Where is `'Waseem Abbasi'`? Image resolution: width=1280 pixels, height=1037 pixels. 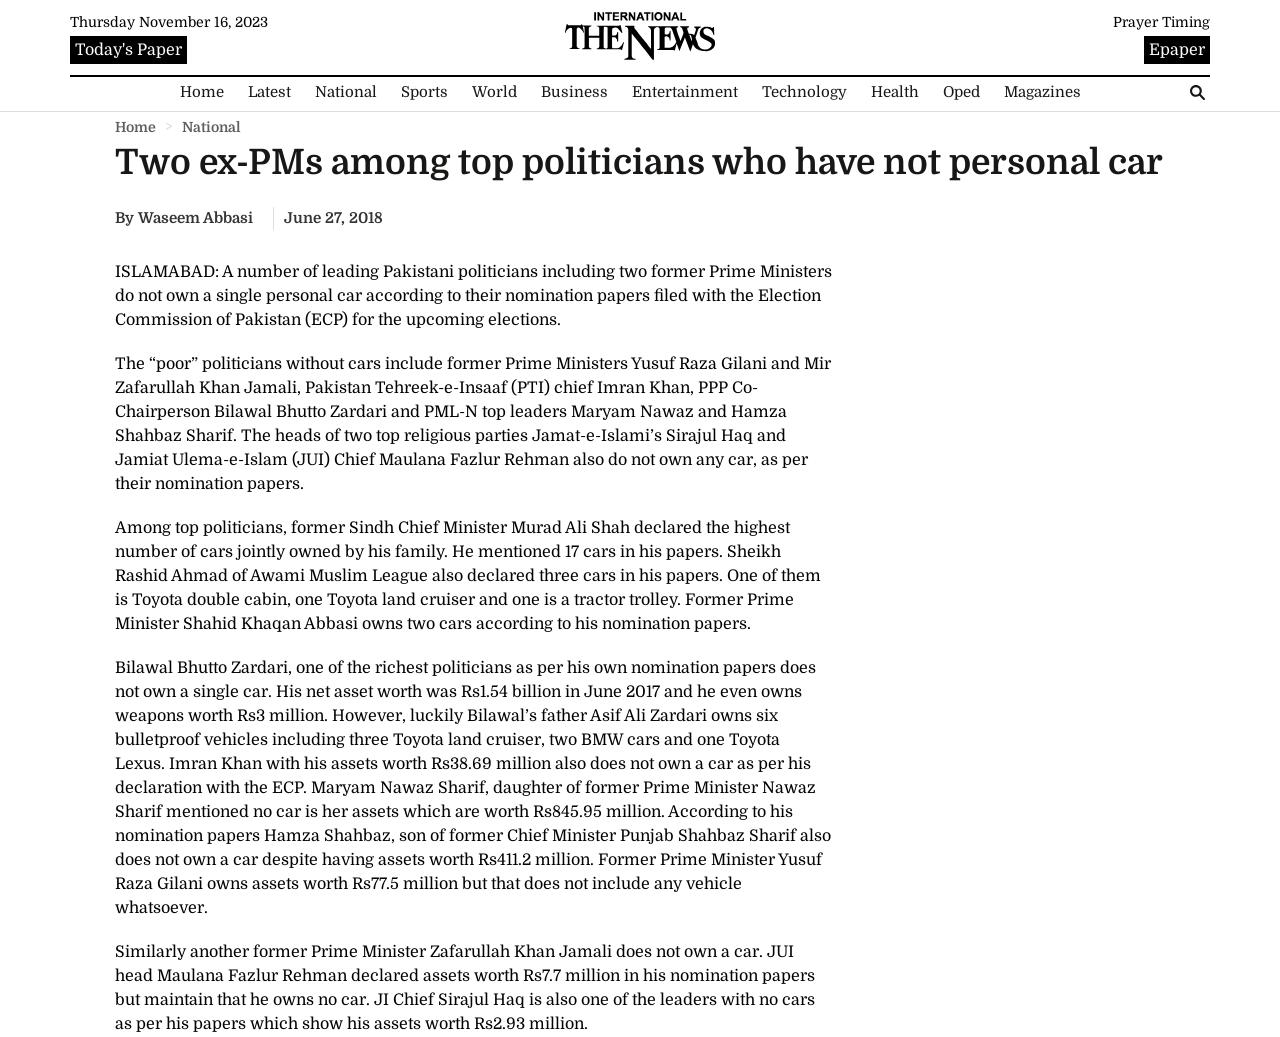
'Waseem Abbasi' is located at coordinates (195, 216).